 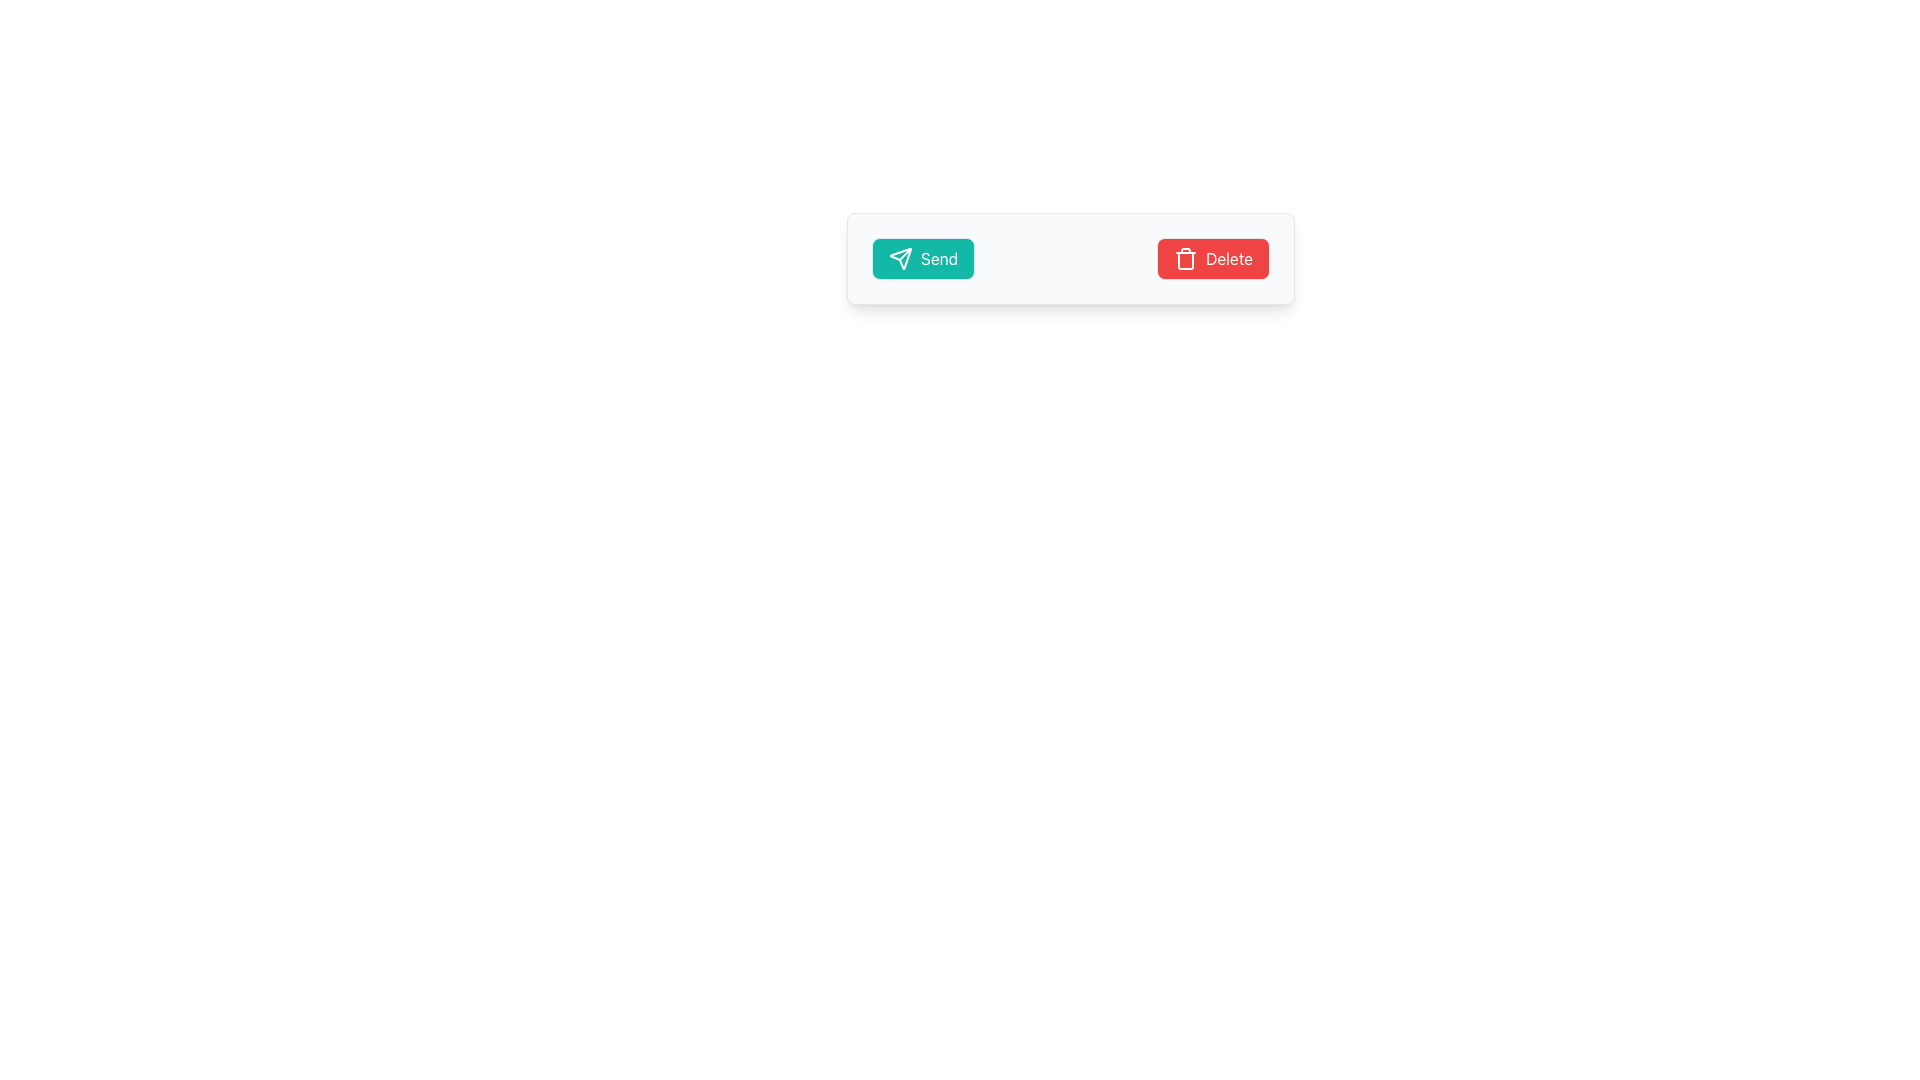 I want to click on the red rectangular button labeled 'Delete' with a trash can icon, which changes color when hovered, to trigger potential secondary effects, so click(x=1212, y=257).